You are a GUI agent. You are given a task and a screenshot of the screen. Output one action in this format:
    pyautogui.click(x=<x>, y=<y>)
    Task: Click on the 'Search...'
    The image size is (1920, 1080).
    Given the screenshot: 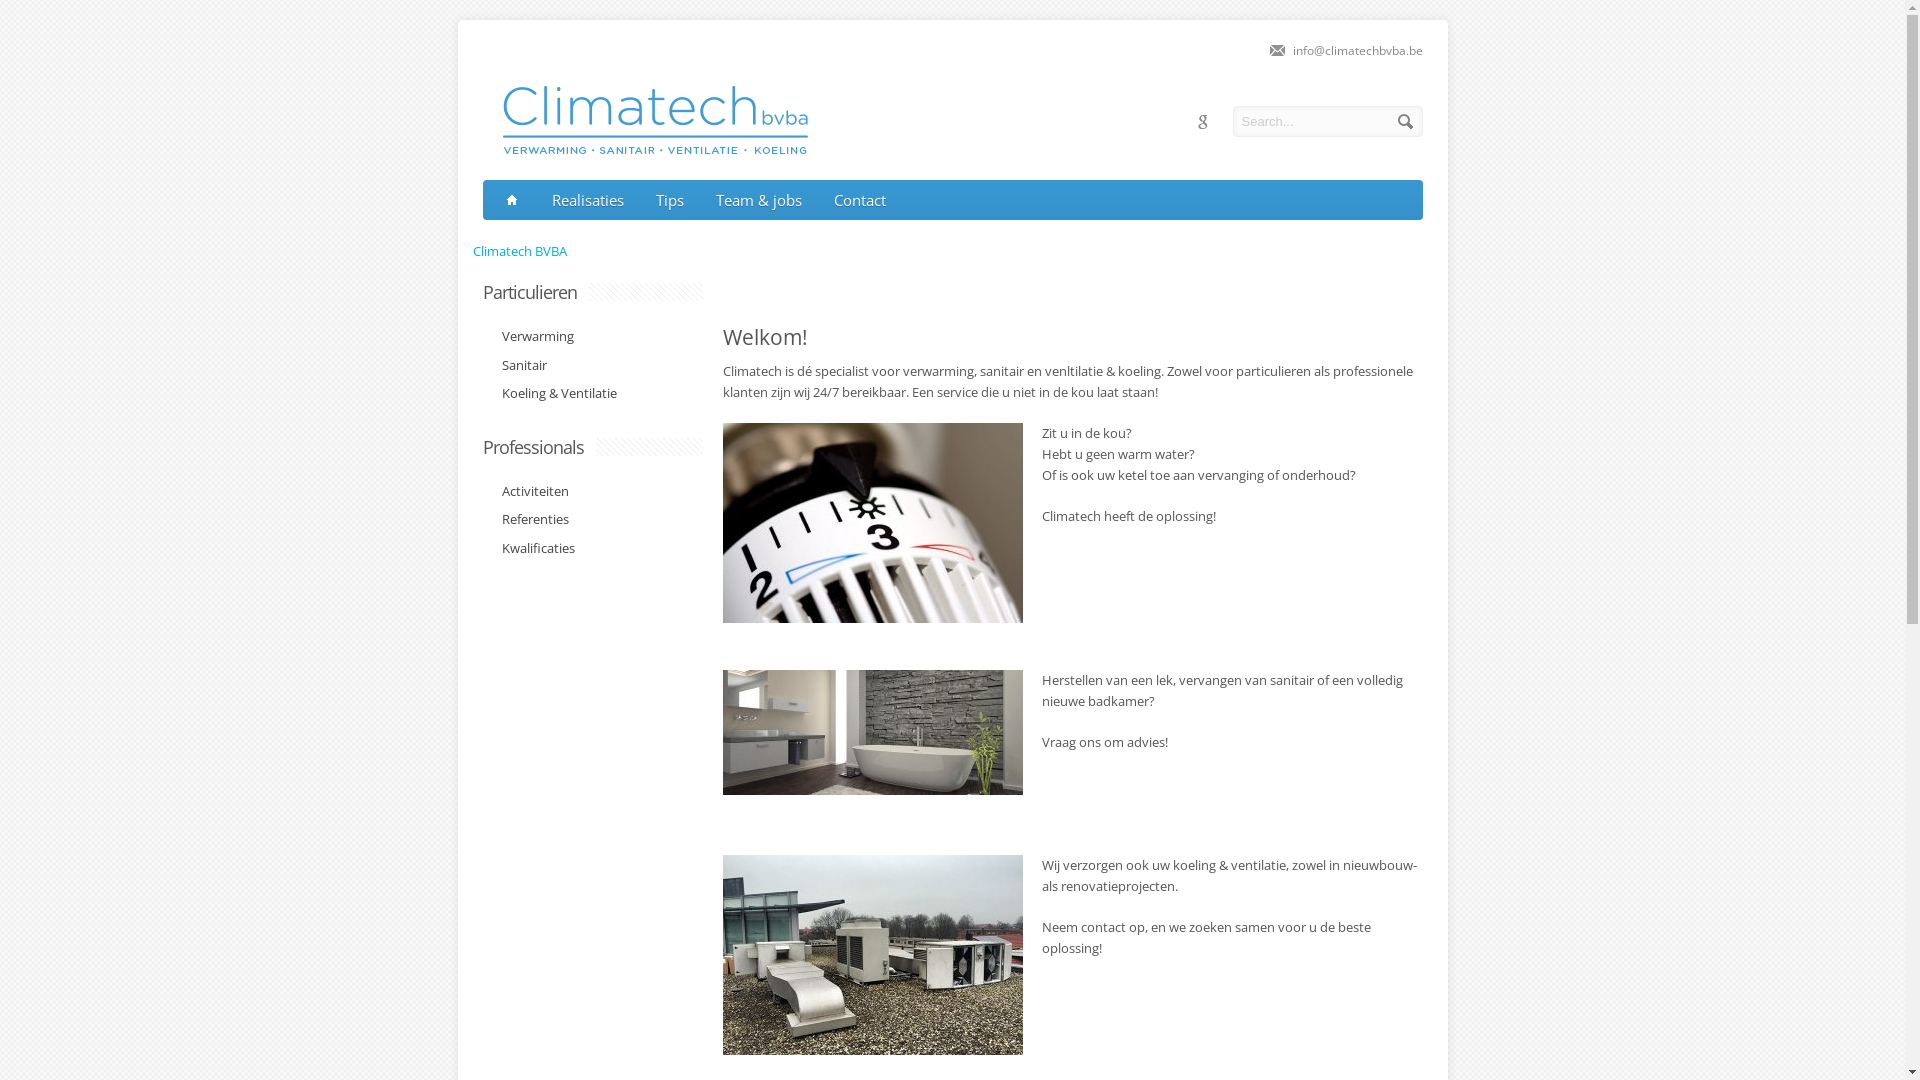 What is the action you would take?
    pyautogui.click(x=1326, y=121)
    